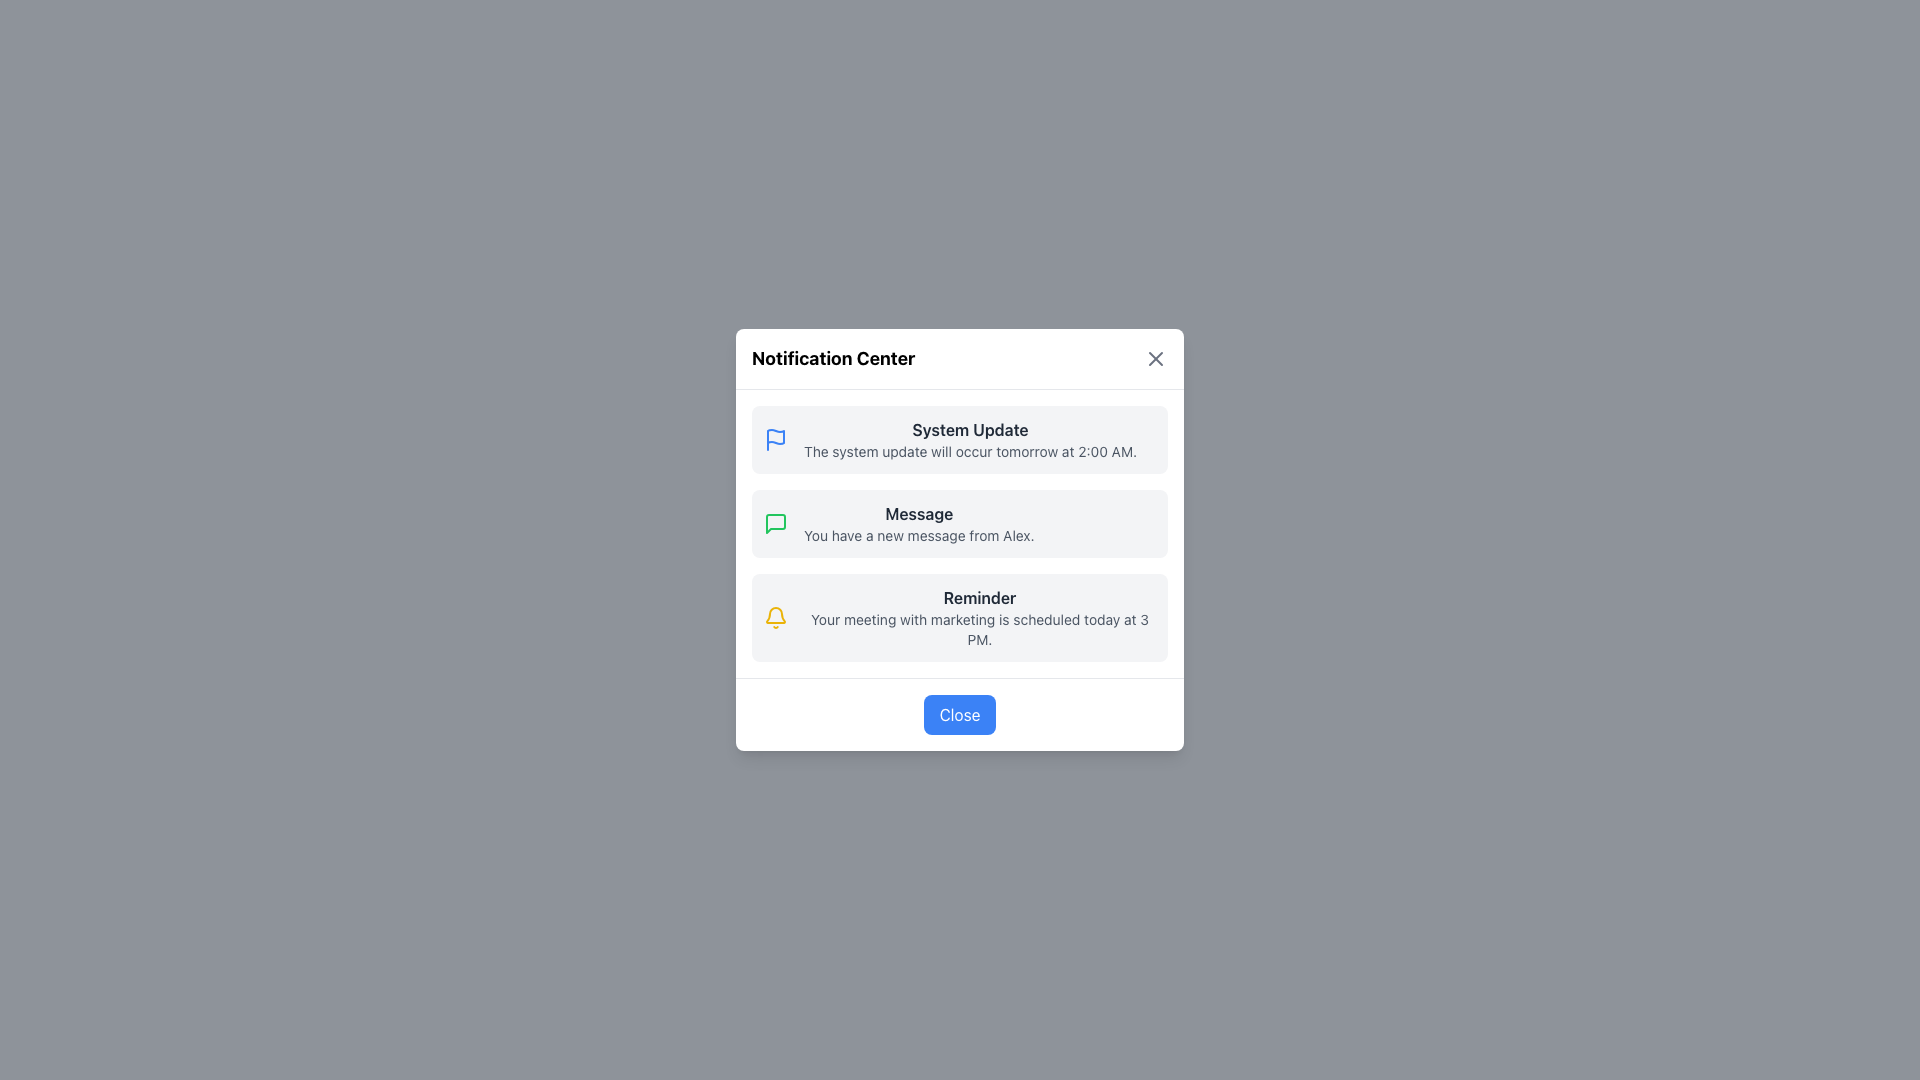  I want to click on the 'Close' button located at the bottom center of the modal dialog, so click(960, 713).